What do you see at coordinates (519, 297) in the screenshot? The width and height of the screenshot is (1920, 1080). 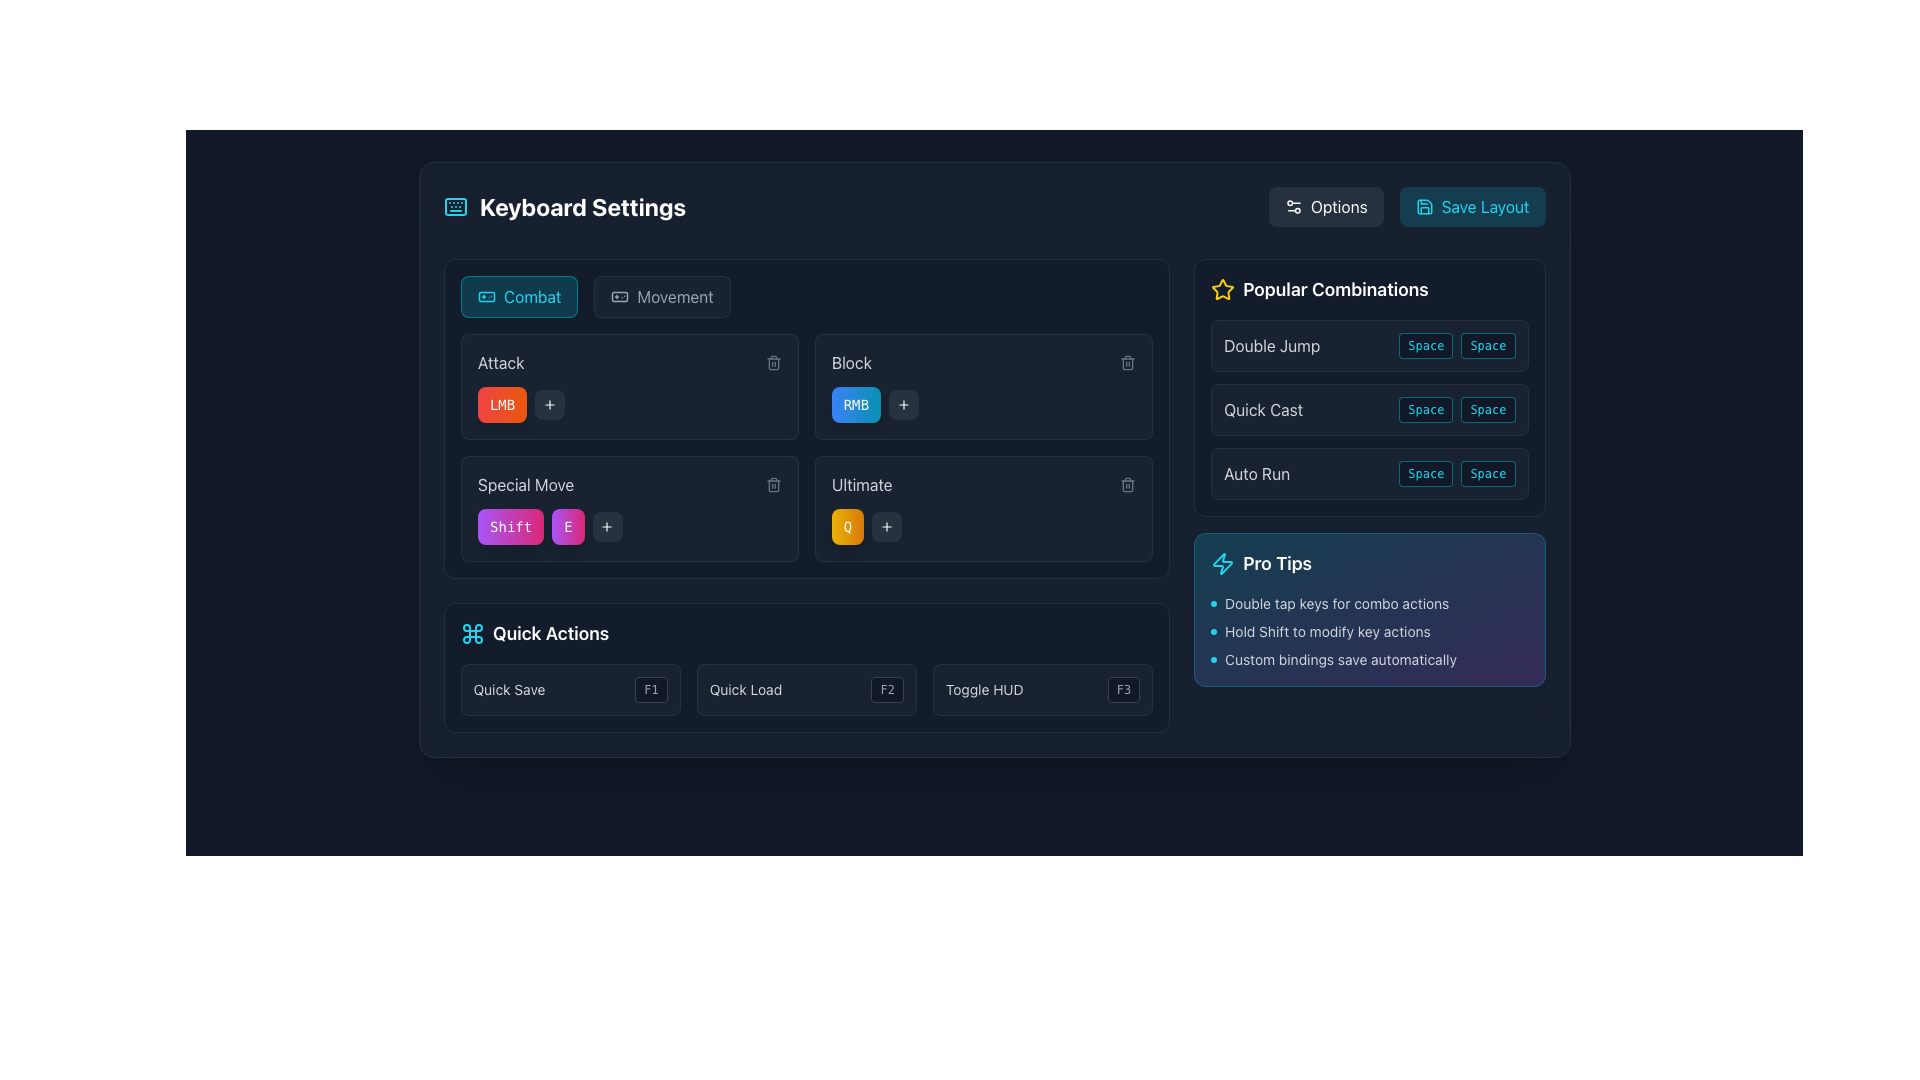 I see `the 'Combat' button in the 'Keyboard Settings' section using keyboard navigation to focus on it for further actions` at bounding box center [519, 297].